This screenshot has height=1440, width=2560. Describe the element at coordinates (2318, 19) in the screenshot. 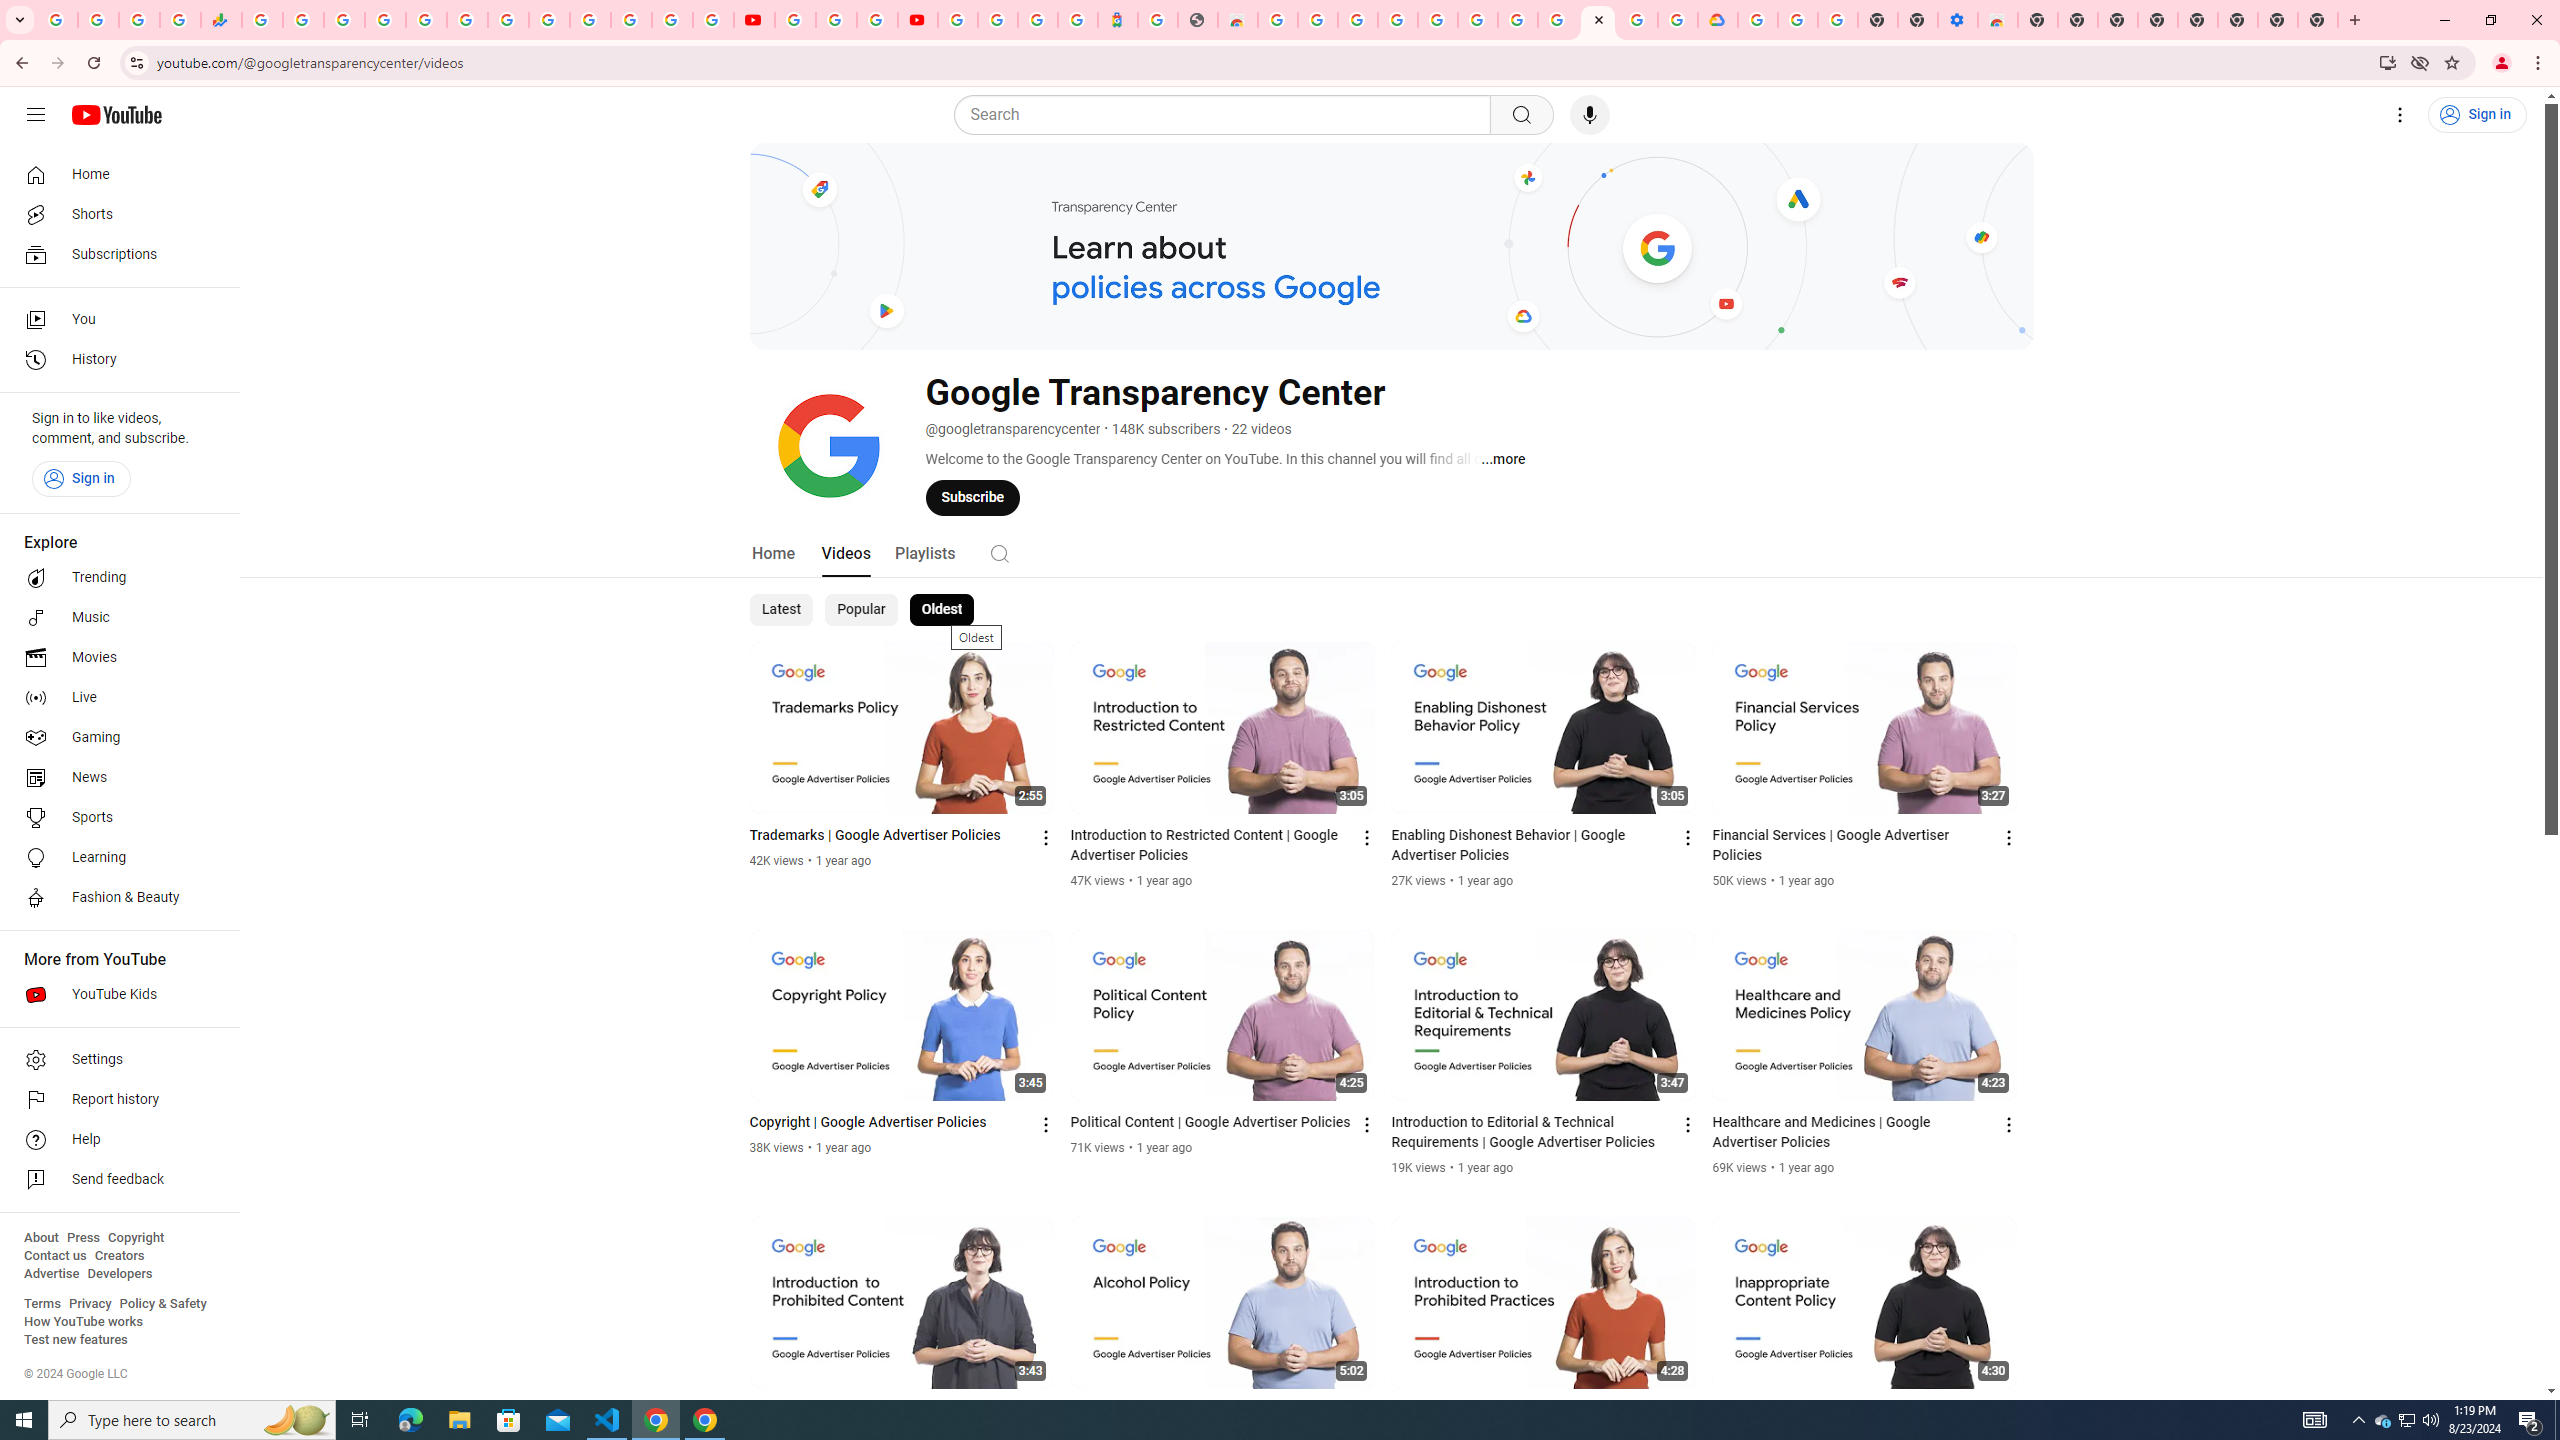

I see `'New Tab'` at that location.